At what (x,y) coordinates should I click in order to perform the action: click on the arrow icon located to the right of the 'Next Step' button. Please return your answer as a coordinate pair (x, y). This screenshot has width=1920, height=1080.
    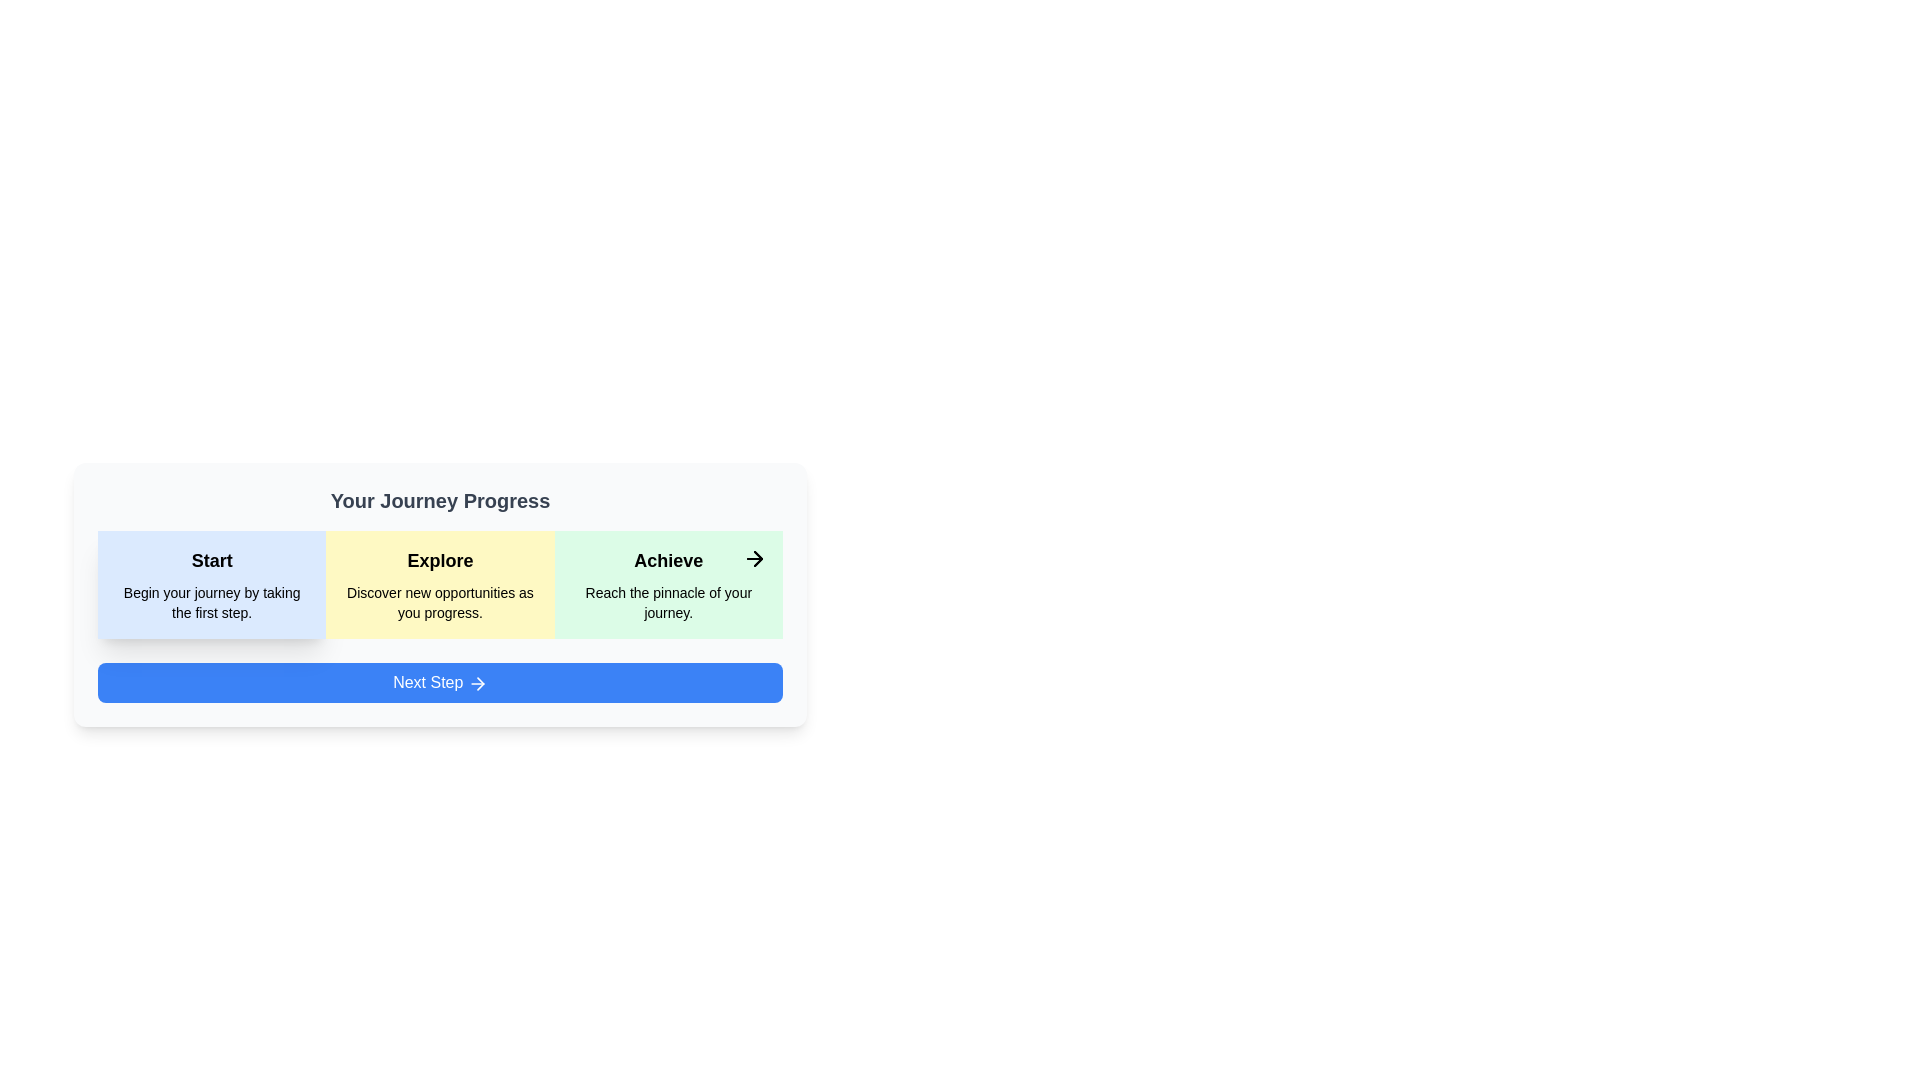
    Looking at the image, I should click on (480, 682).